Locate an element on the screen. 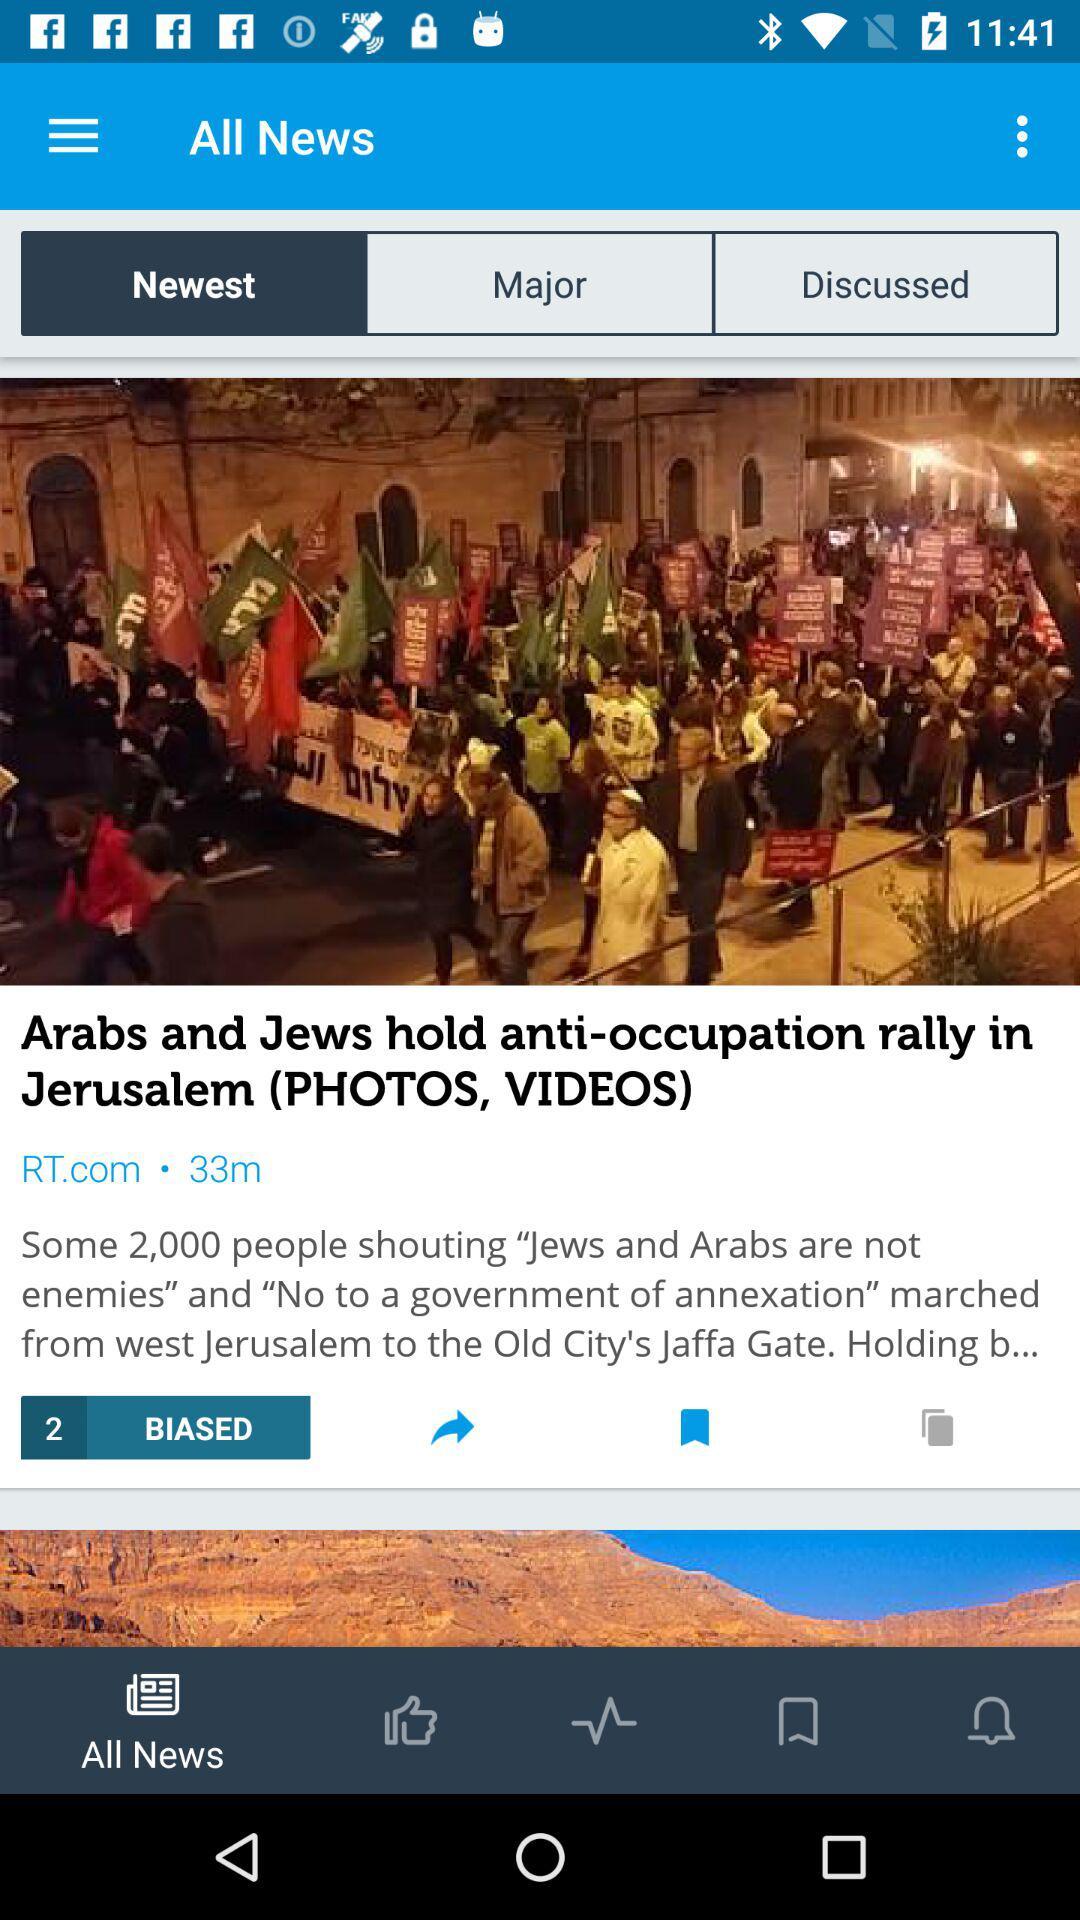 This screenshot has width=1080, height=1920. item to the right of all news icon is located at coordinates (1027, 135).